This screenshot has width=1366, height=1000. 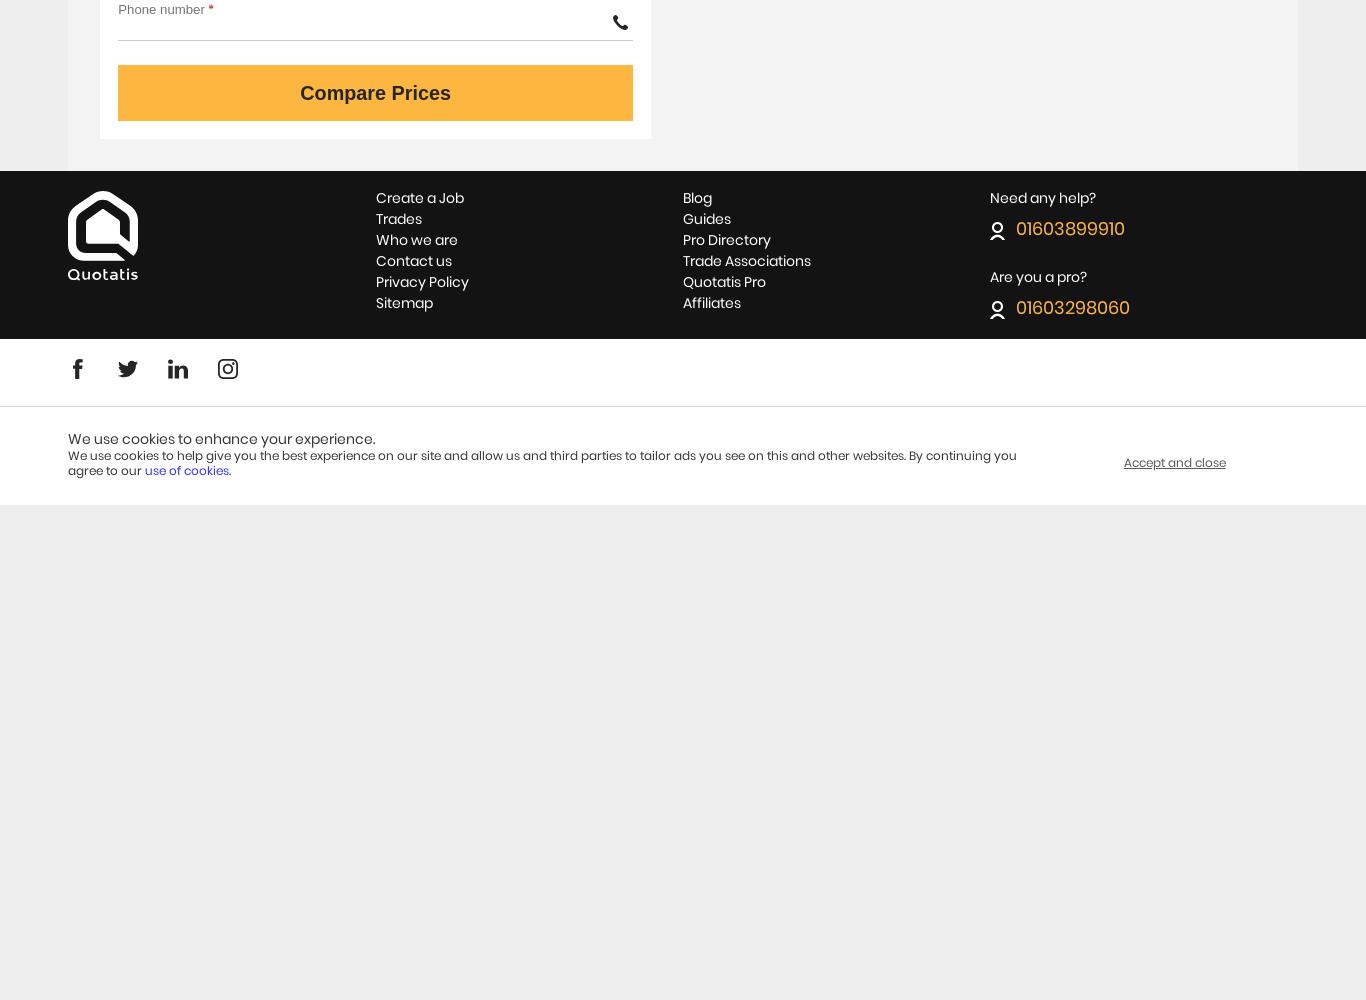 What do you see at coordinates (1041, 197) in the screenshot?
I see `'Need any help?'` at bounding box center [1041, 197].